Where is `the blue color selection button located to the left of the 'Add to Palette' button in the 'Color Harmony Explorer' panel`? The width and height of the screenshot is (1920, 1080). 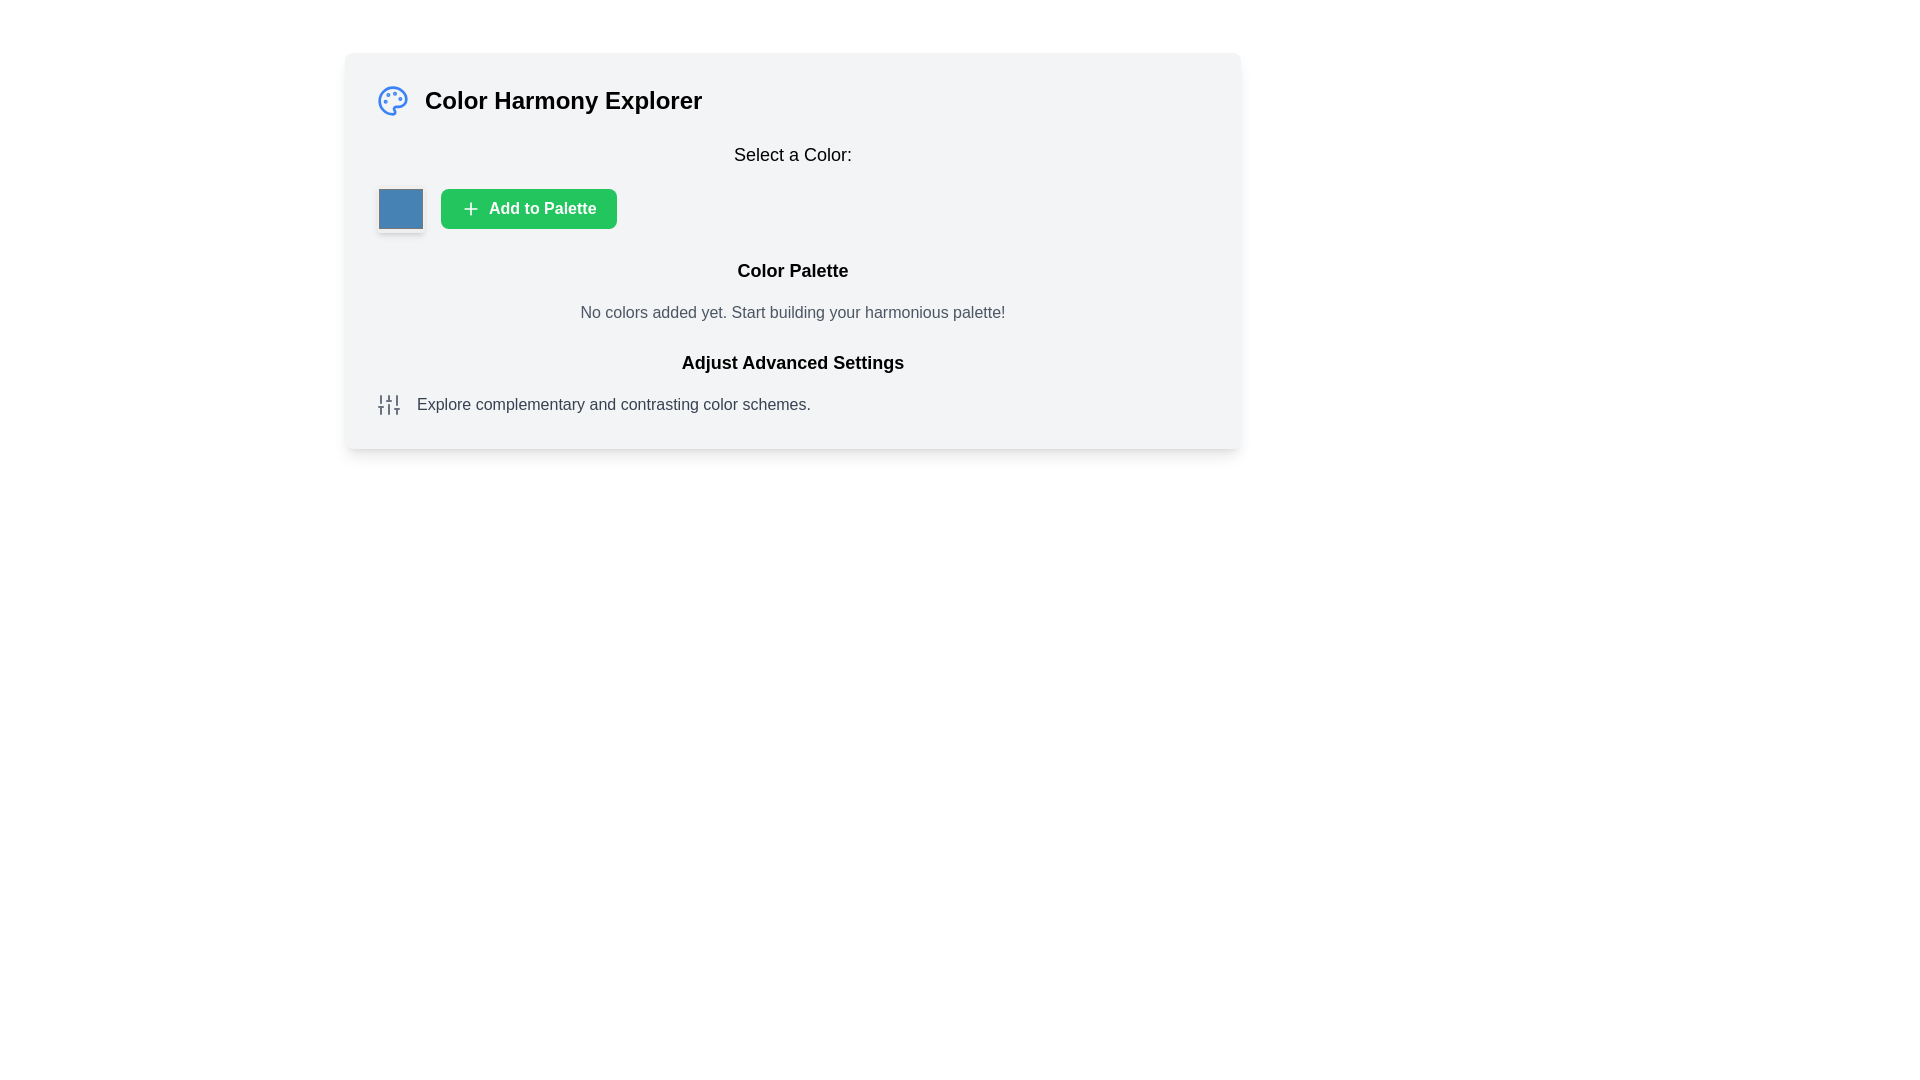 the blue color selection button located to the left of the 'Add to Palette' button in the 'Color Harmony Explorer' panel is located at coordinates (400, 208).